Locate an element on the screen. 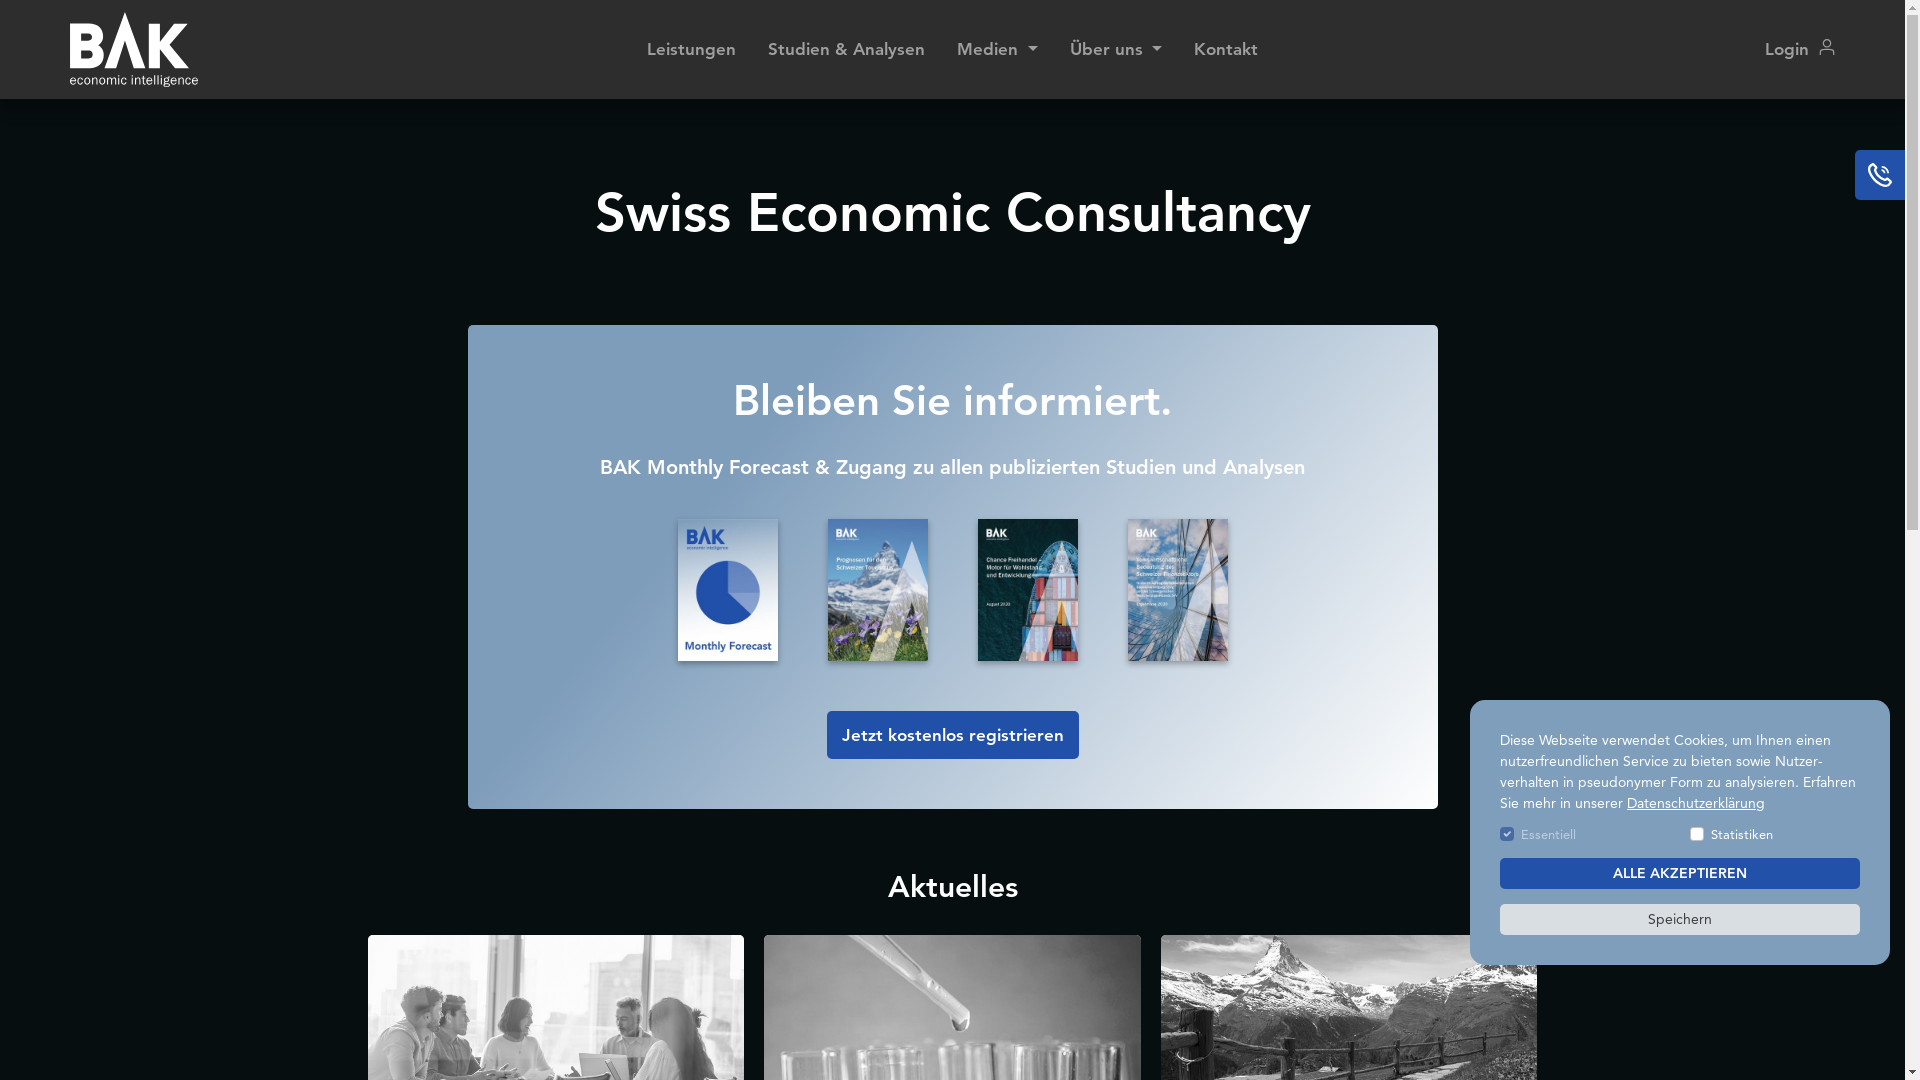 Image resolution: width=1920 pixels, height=1080 pixels. 'Jetzt kostenlos registrieren' is located at coordinates (950, 735).